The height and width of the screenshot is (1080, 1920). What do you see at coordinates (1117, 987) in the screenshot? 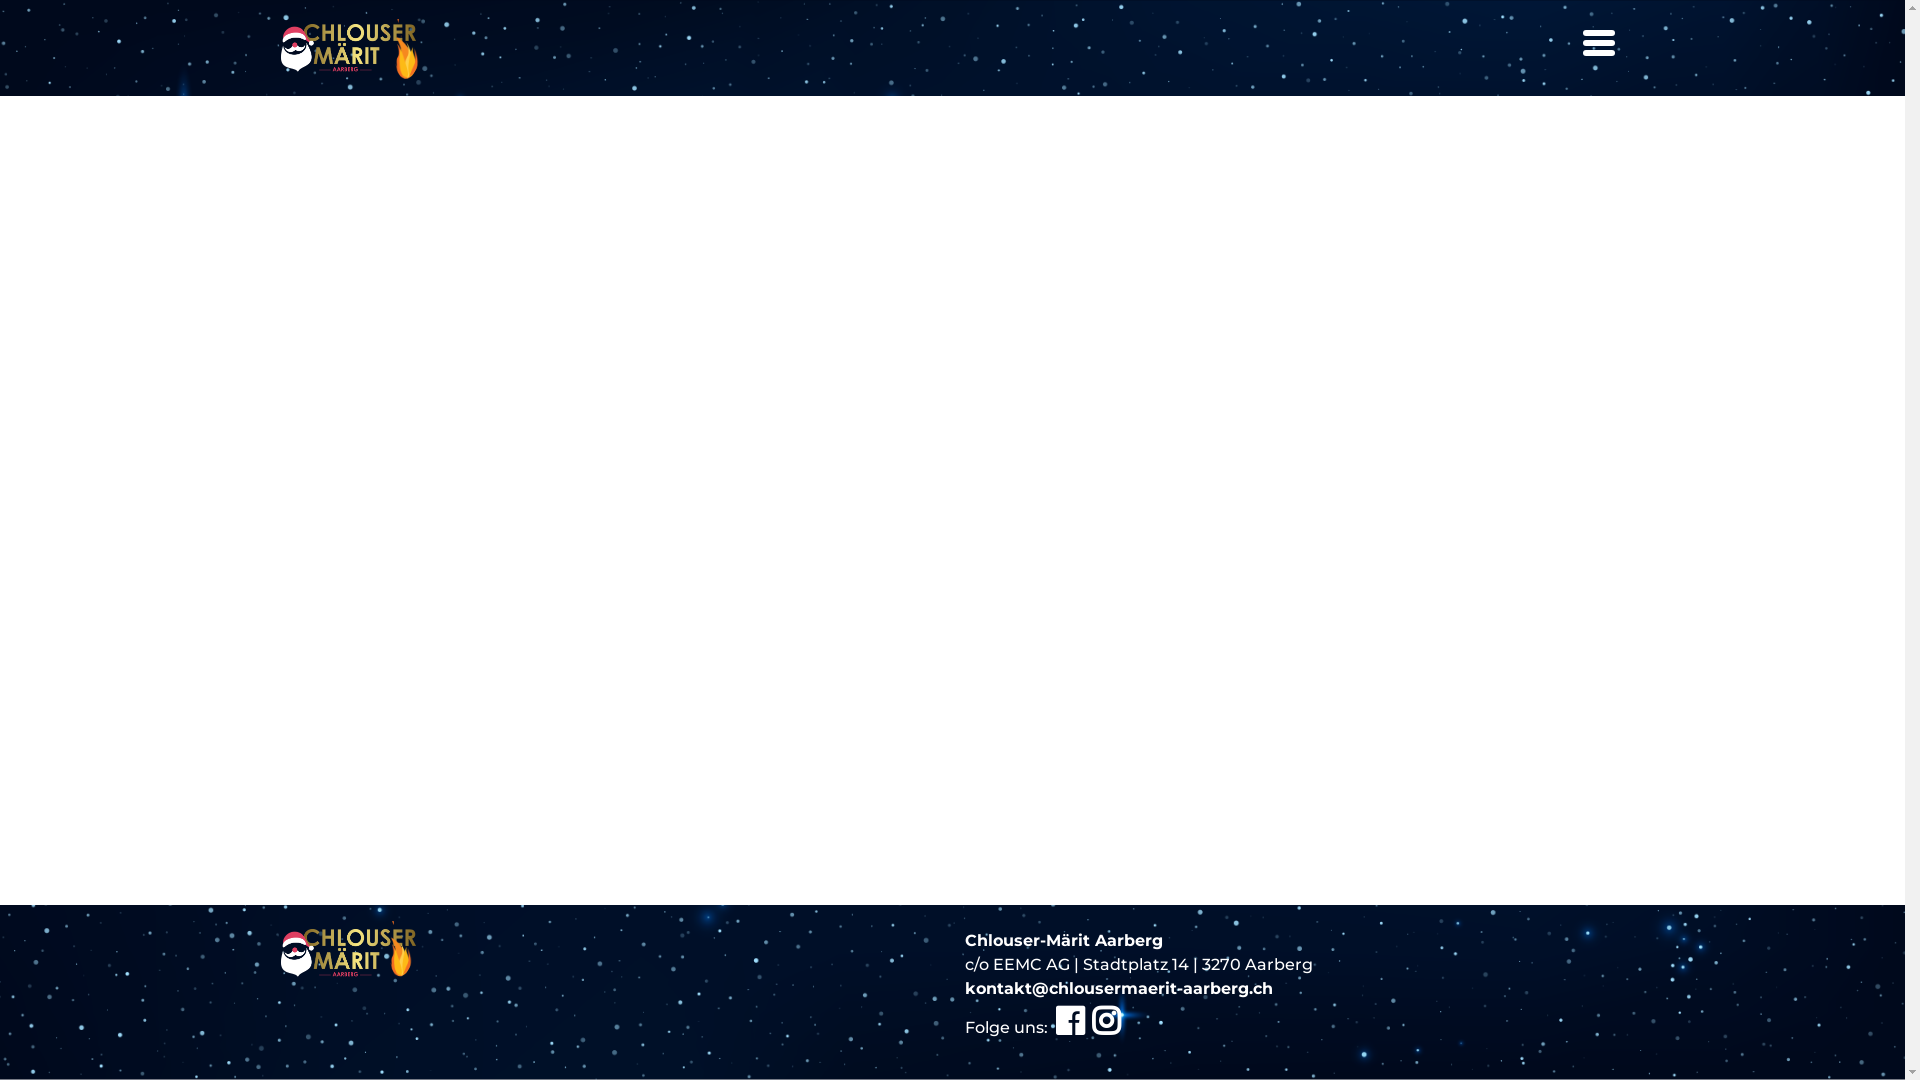
I see `'kontakt@chlousermaerit-aarberg.ch'` at bounding box center [1117, 987].